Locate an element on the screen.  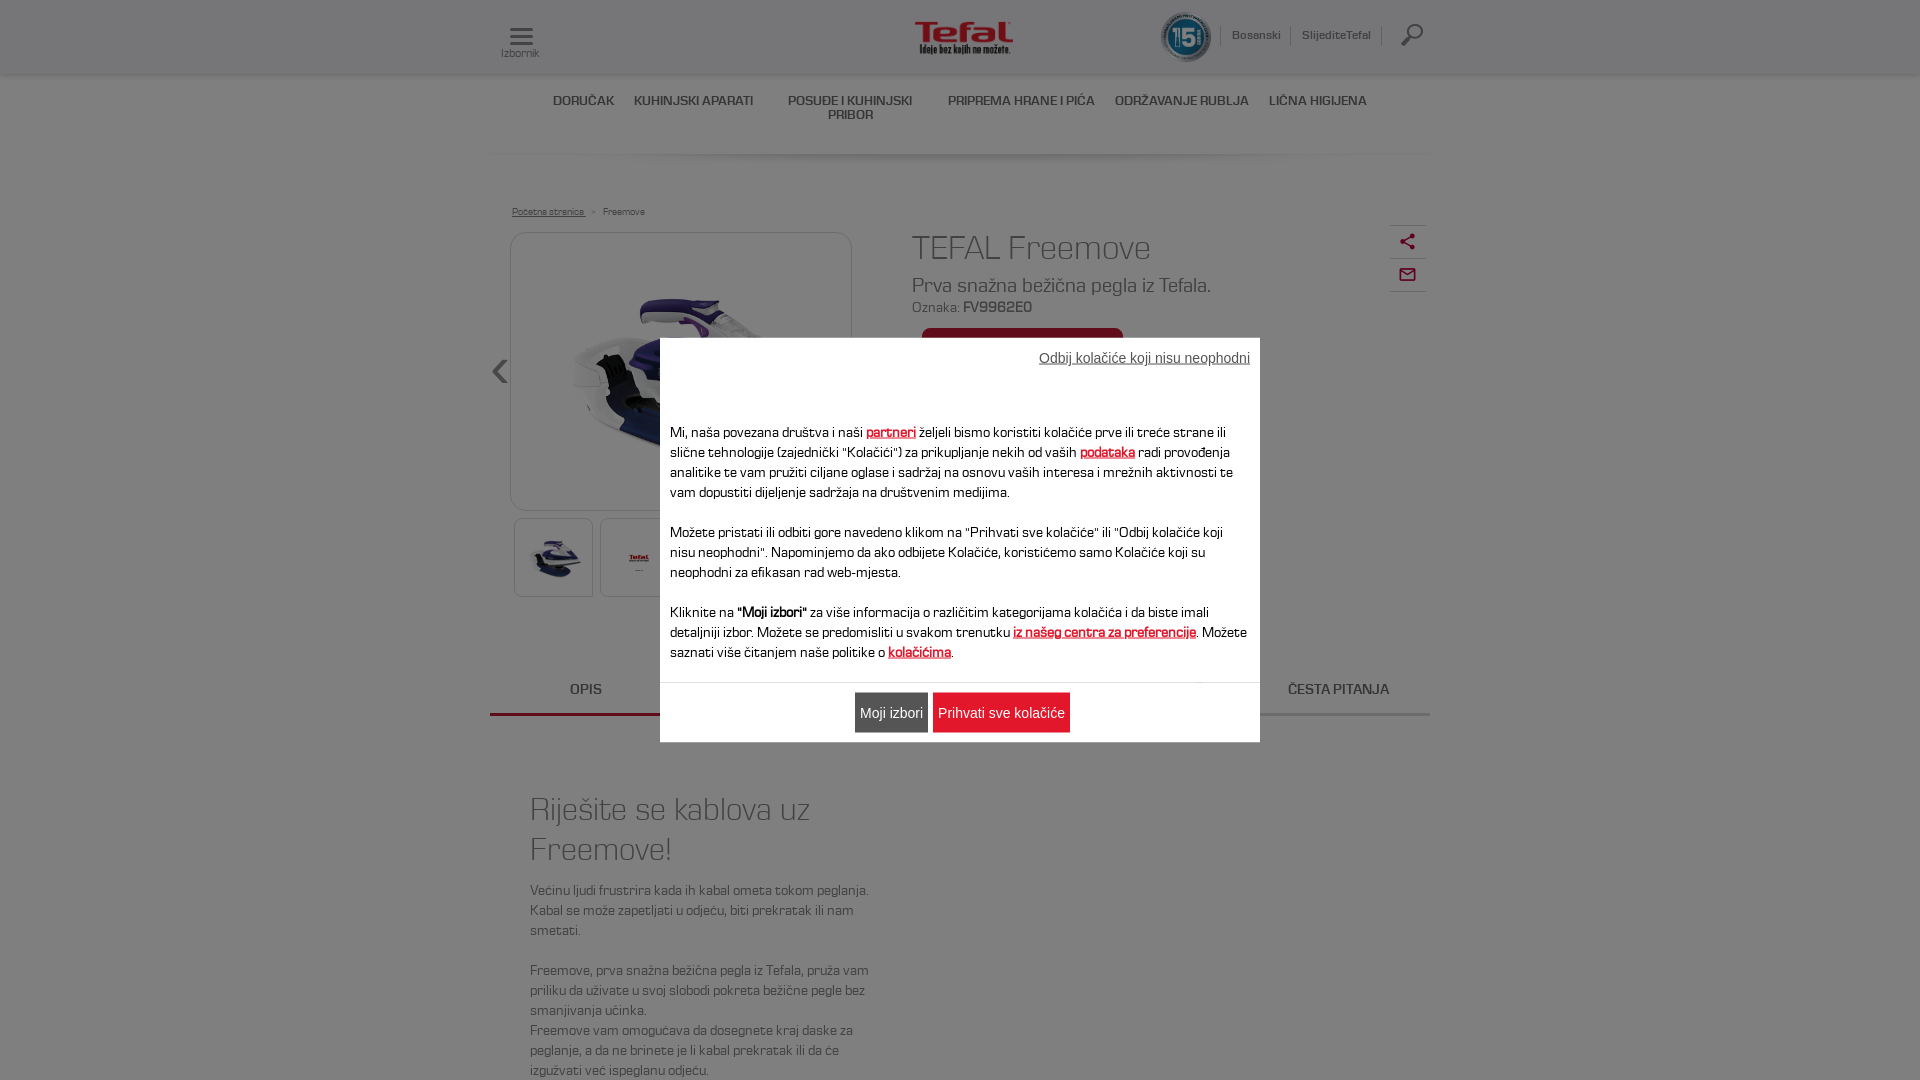
'PREDNOSTI' is located at coordinates (772, 690).